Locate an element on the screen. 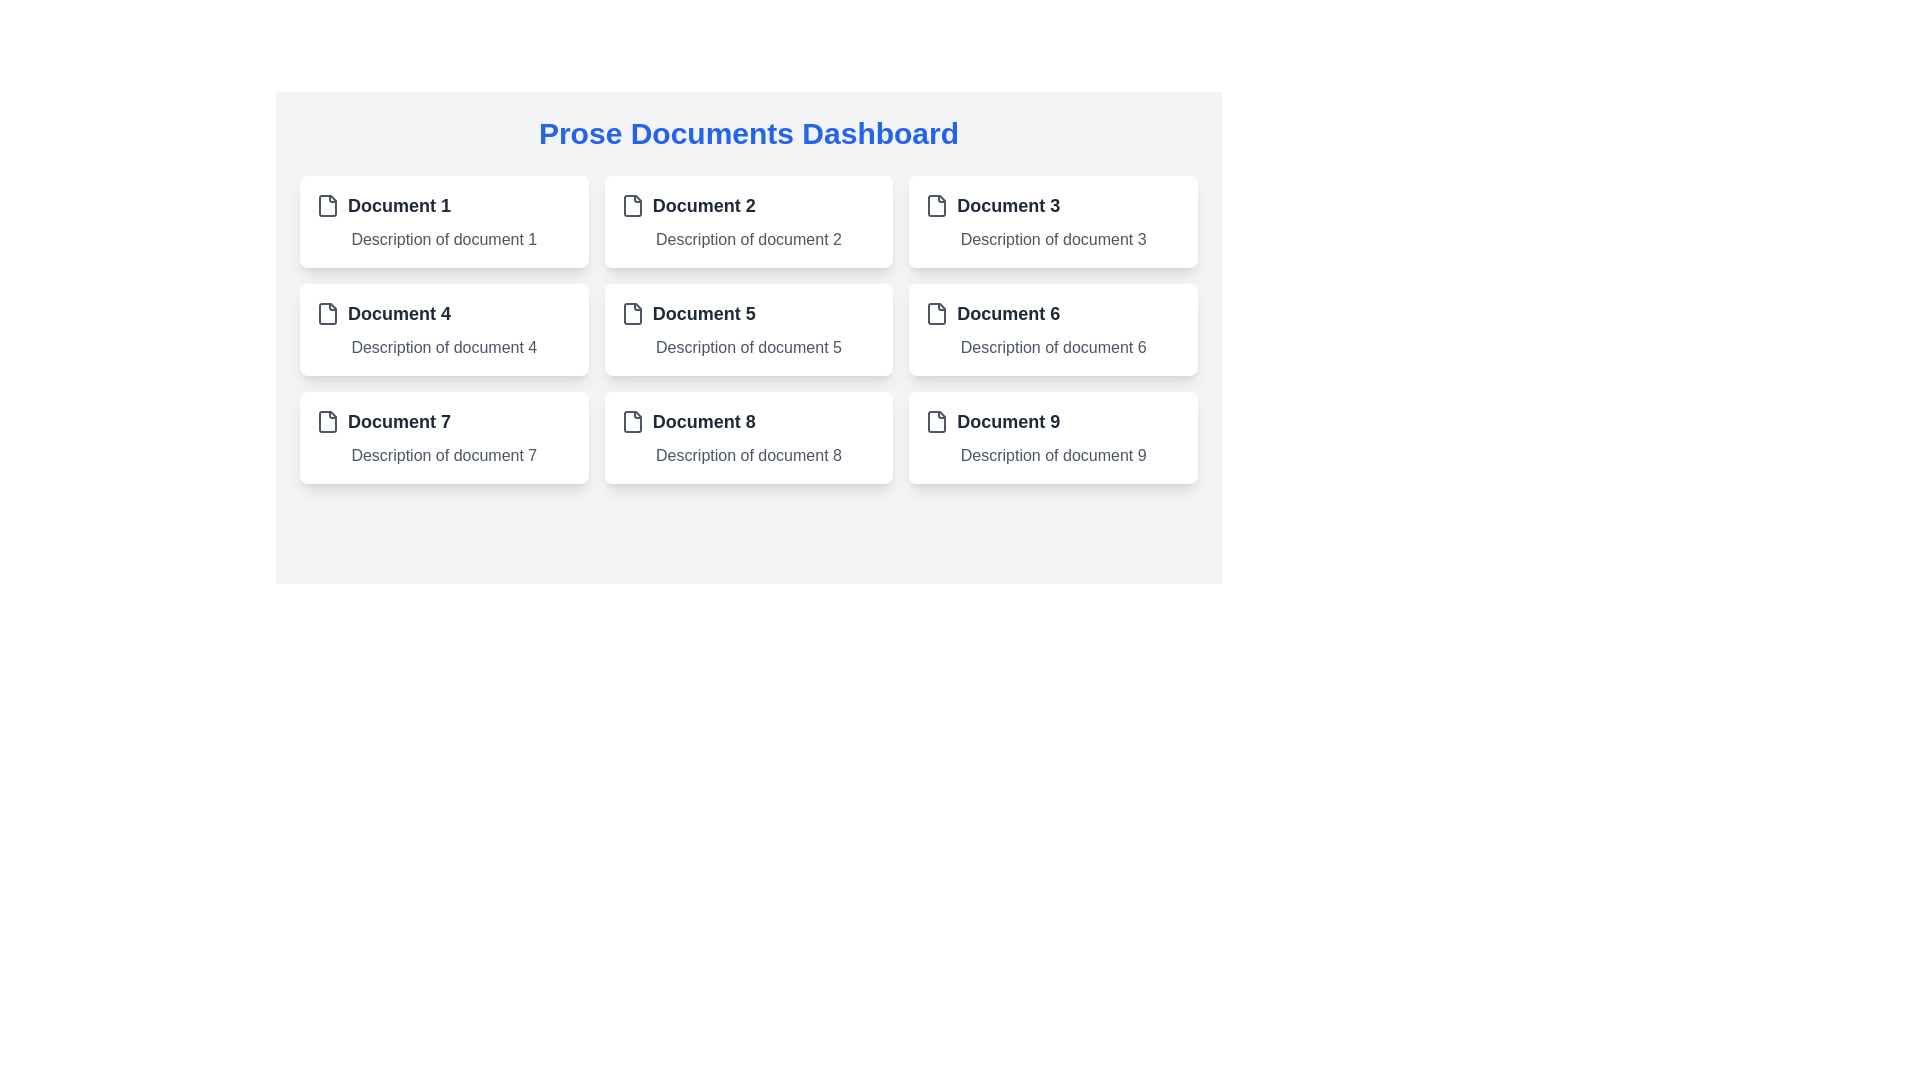  document title displayed as 'Document 7' in bold, located at the top-left corner of the card with an icon resembling a document to its left is located at coordinates (443, 420).